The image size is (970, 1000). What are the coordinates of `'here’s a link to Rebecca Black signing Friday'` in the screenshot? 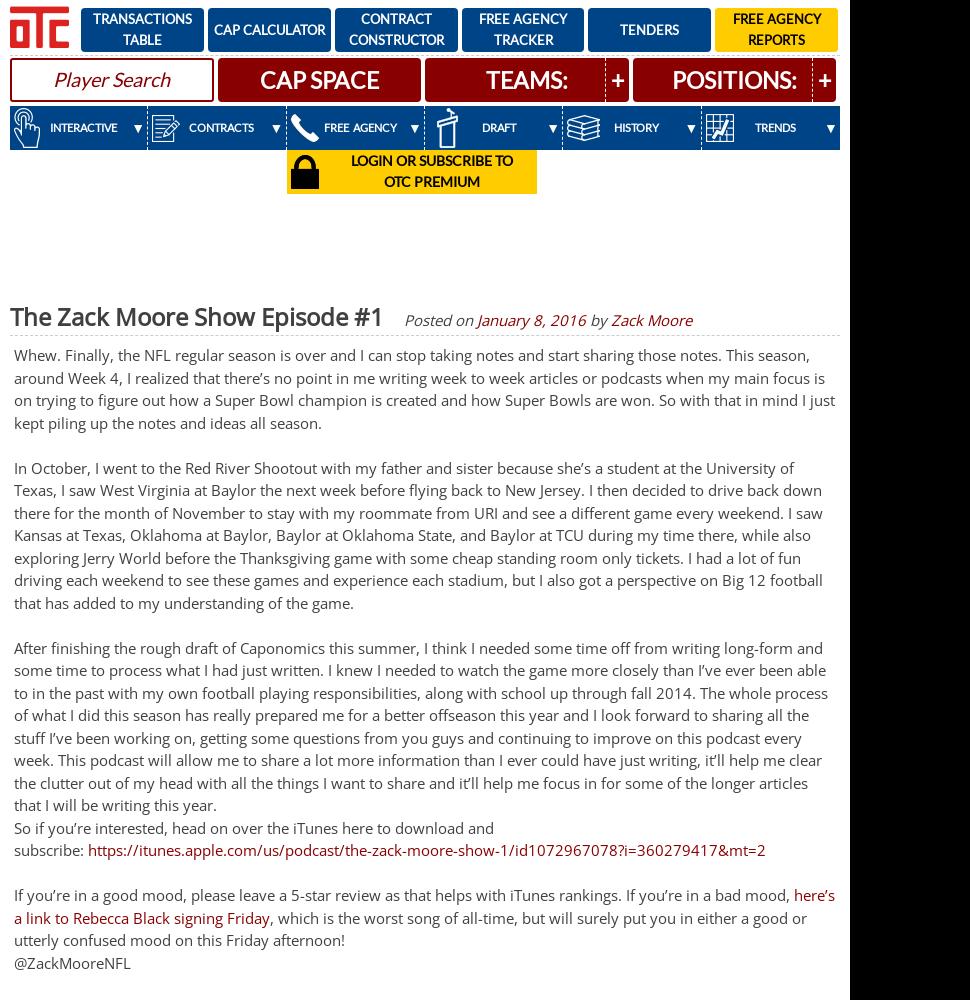 It's located at (424, 906).